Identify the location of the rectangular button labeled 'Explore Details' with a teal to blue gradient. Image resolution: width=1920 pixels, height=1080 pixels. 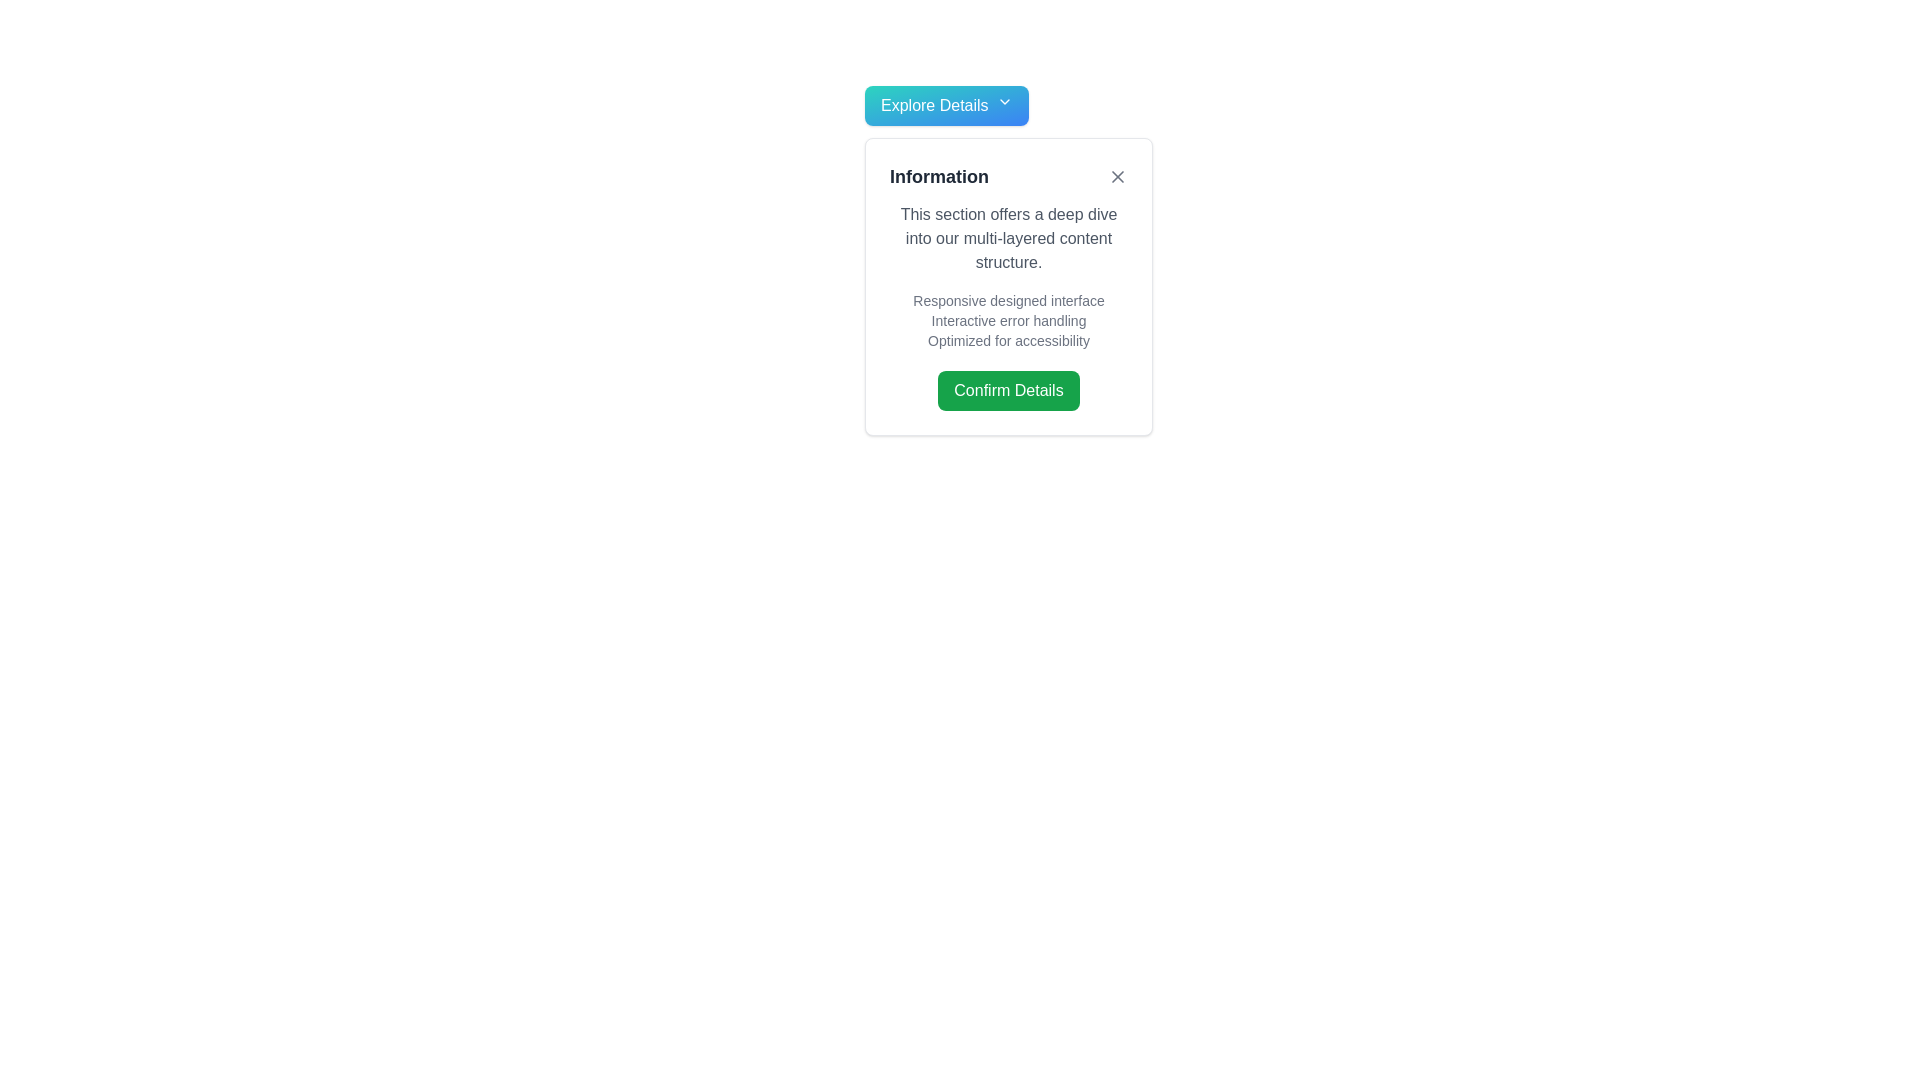
(945, 105).